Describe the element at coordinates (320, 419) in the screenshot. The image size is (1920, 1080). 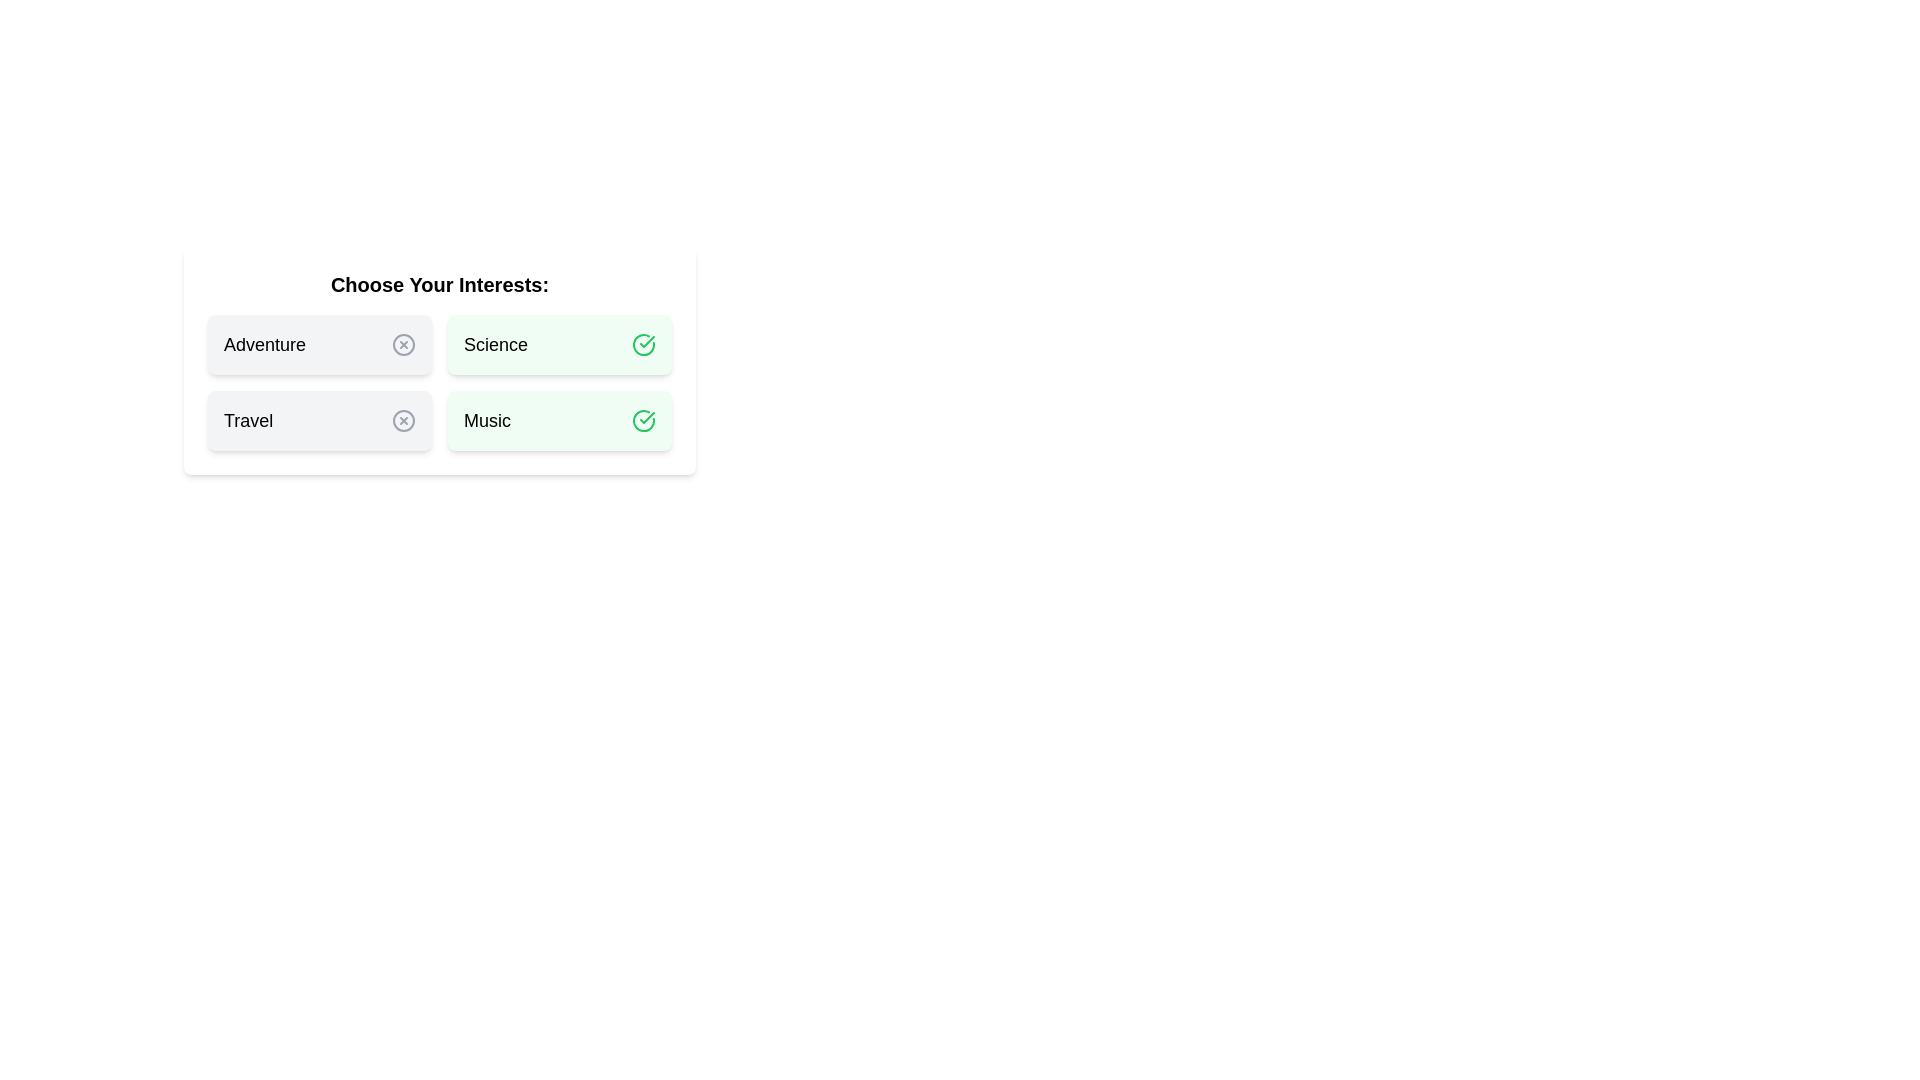
I see `the chip labeled Travel` at that location.